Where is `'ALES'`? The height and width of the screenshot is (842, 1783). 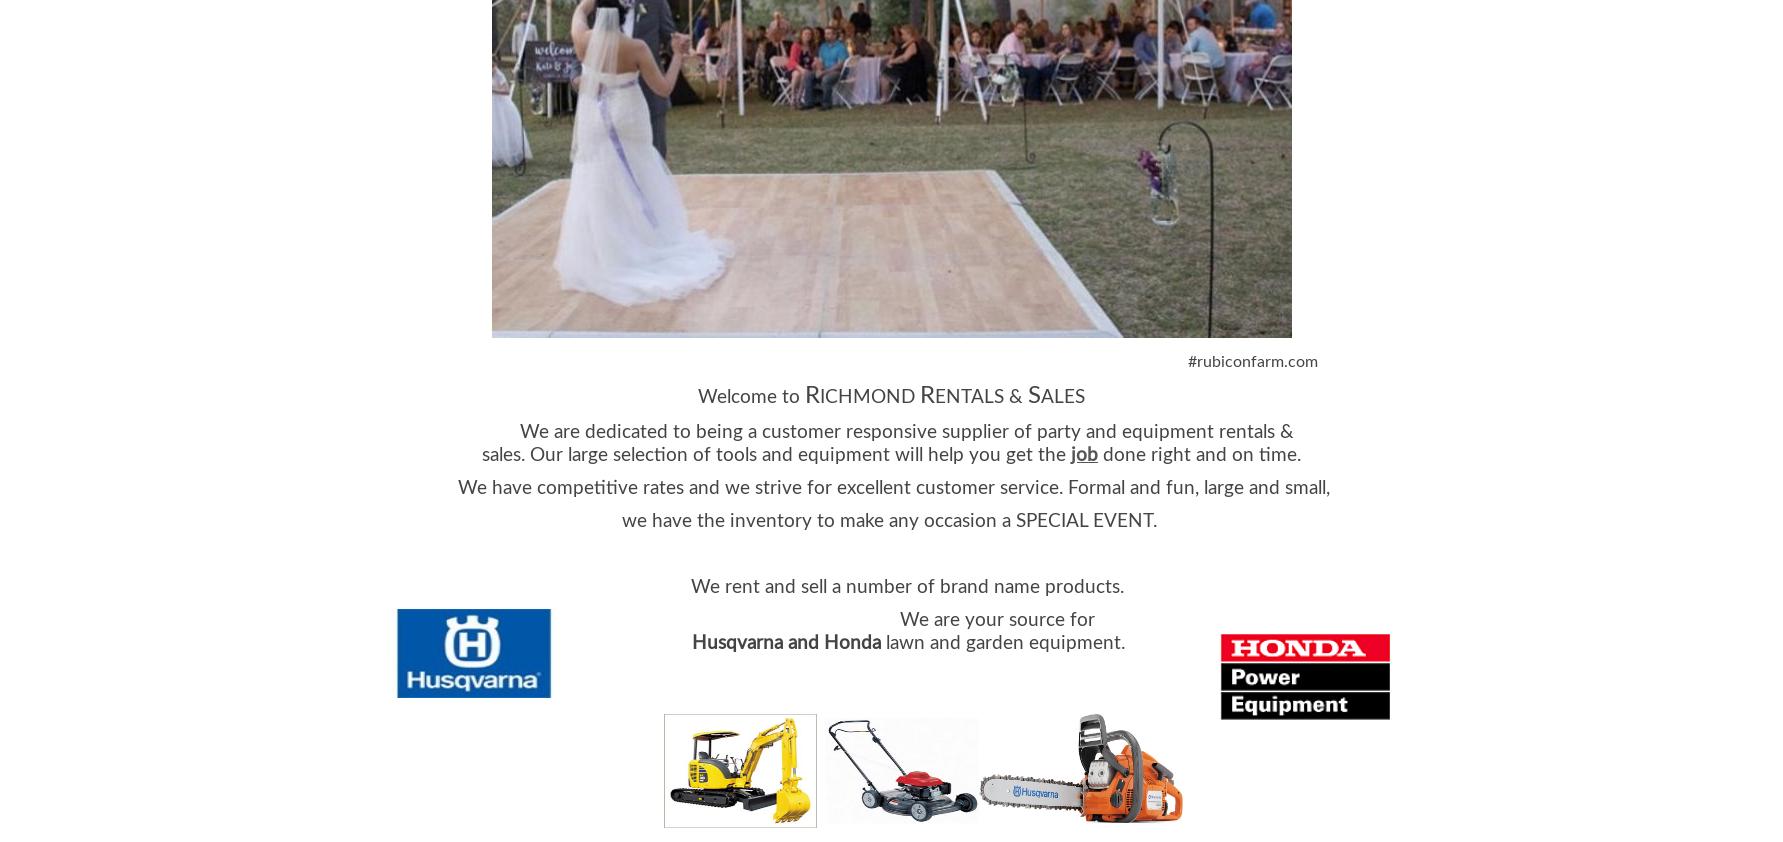
'ALES' is located at coordinates (1040, 396).